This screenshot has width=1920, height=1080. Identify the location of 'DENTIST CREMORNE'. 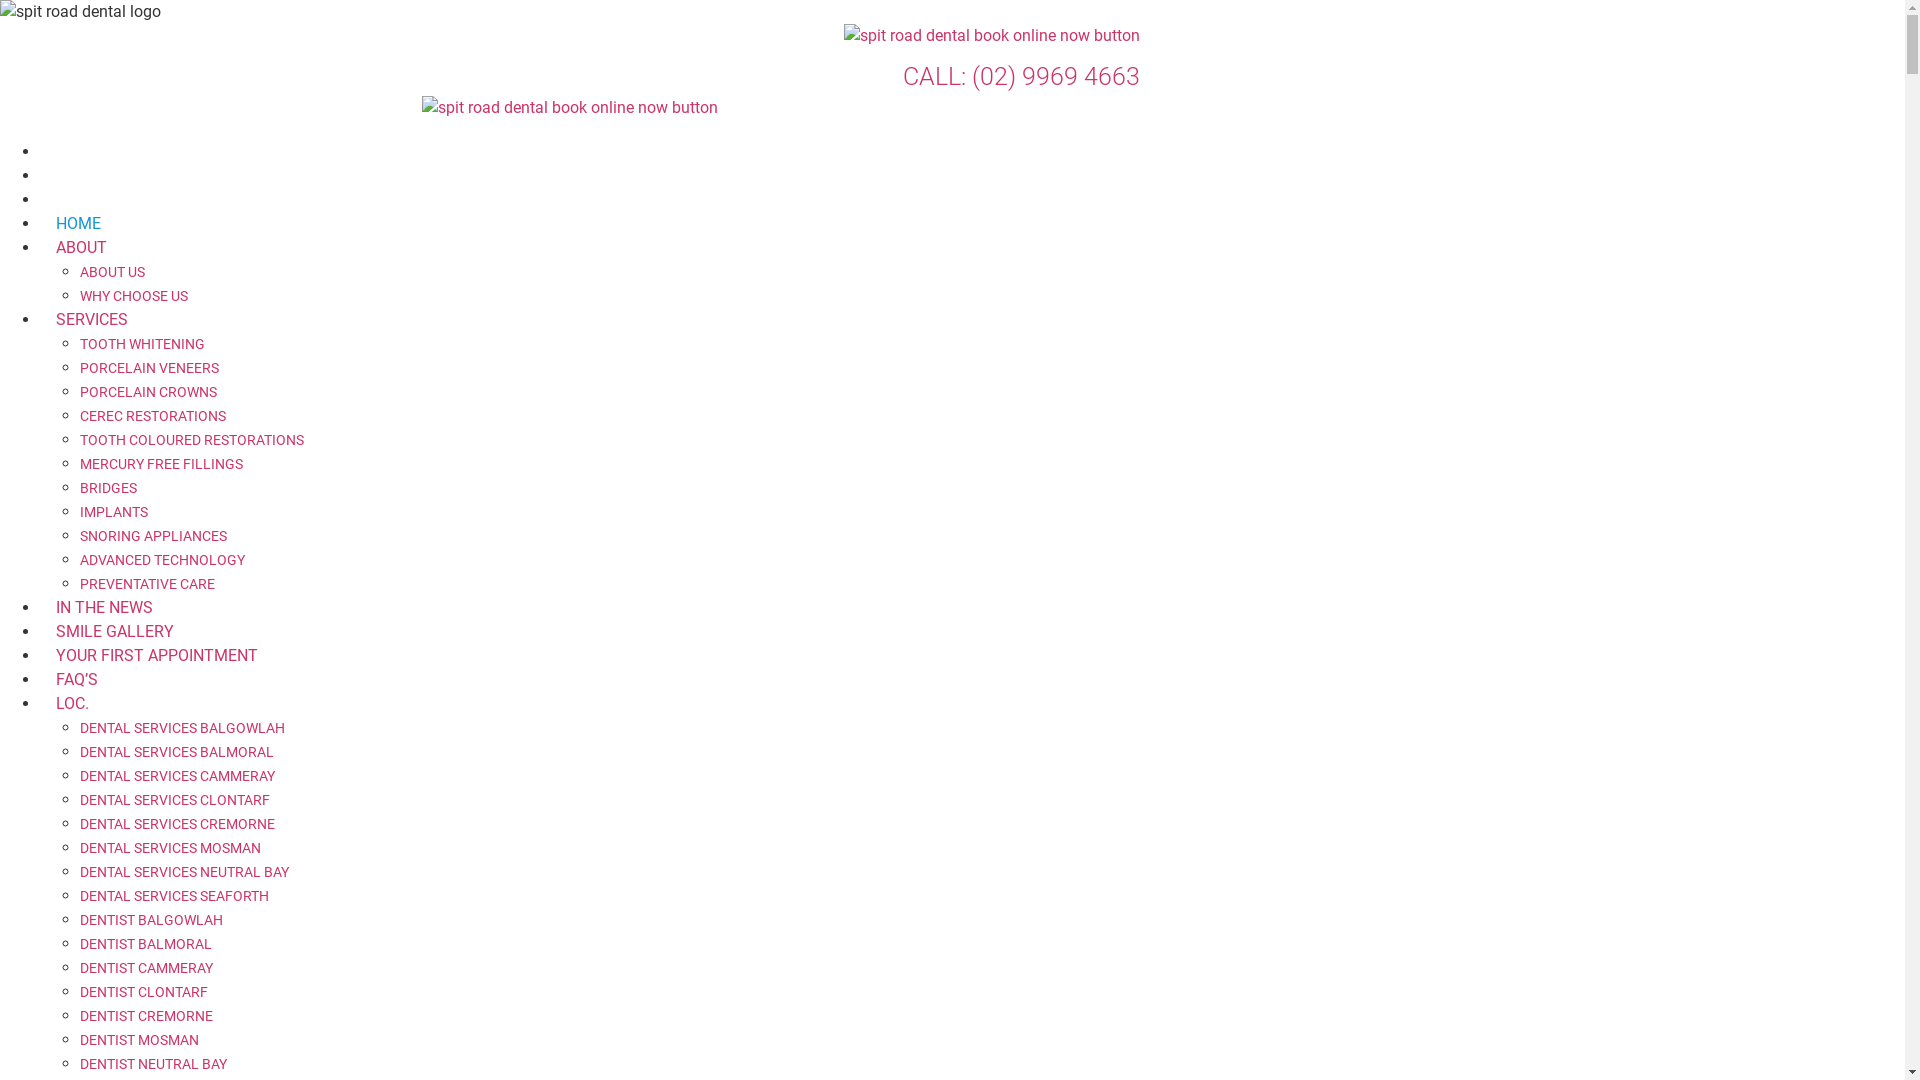
(145, 1015).